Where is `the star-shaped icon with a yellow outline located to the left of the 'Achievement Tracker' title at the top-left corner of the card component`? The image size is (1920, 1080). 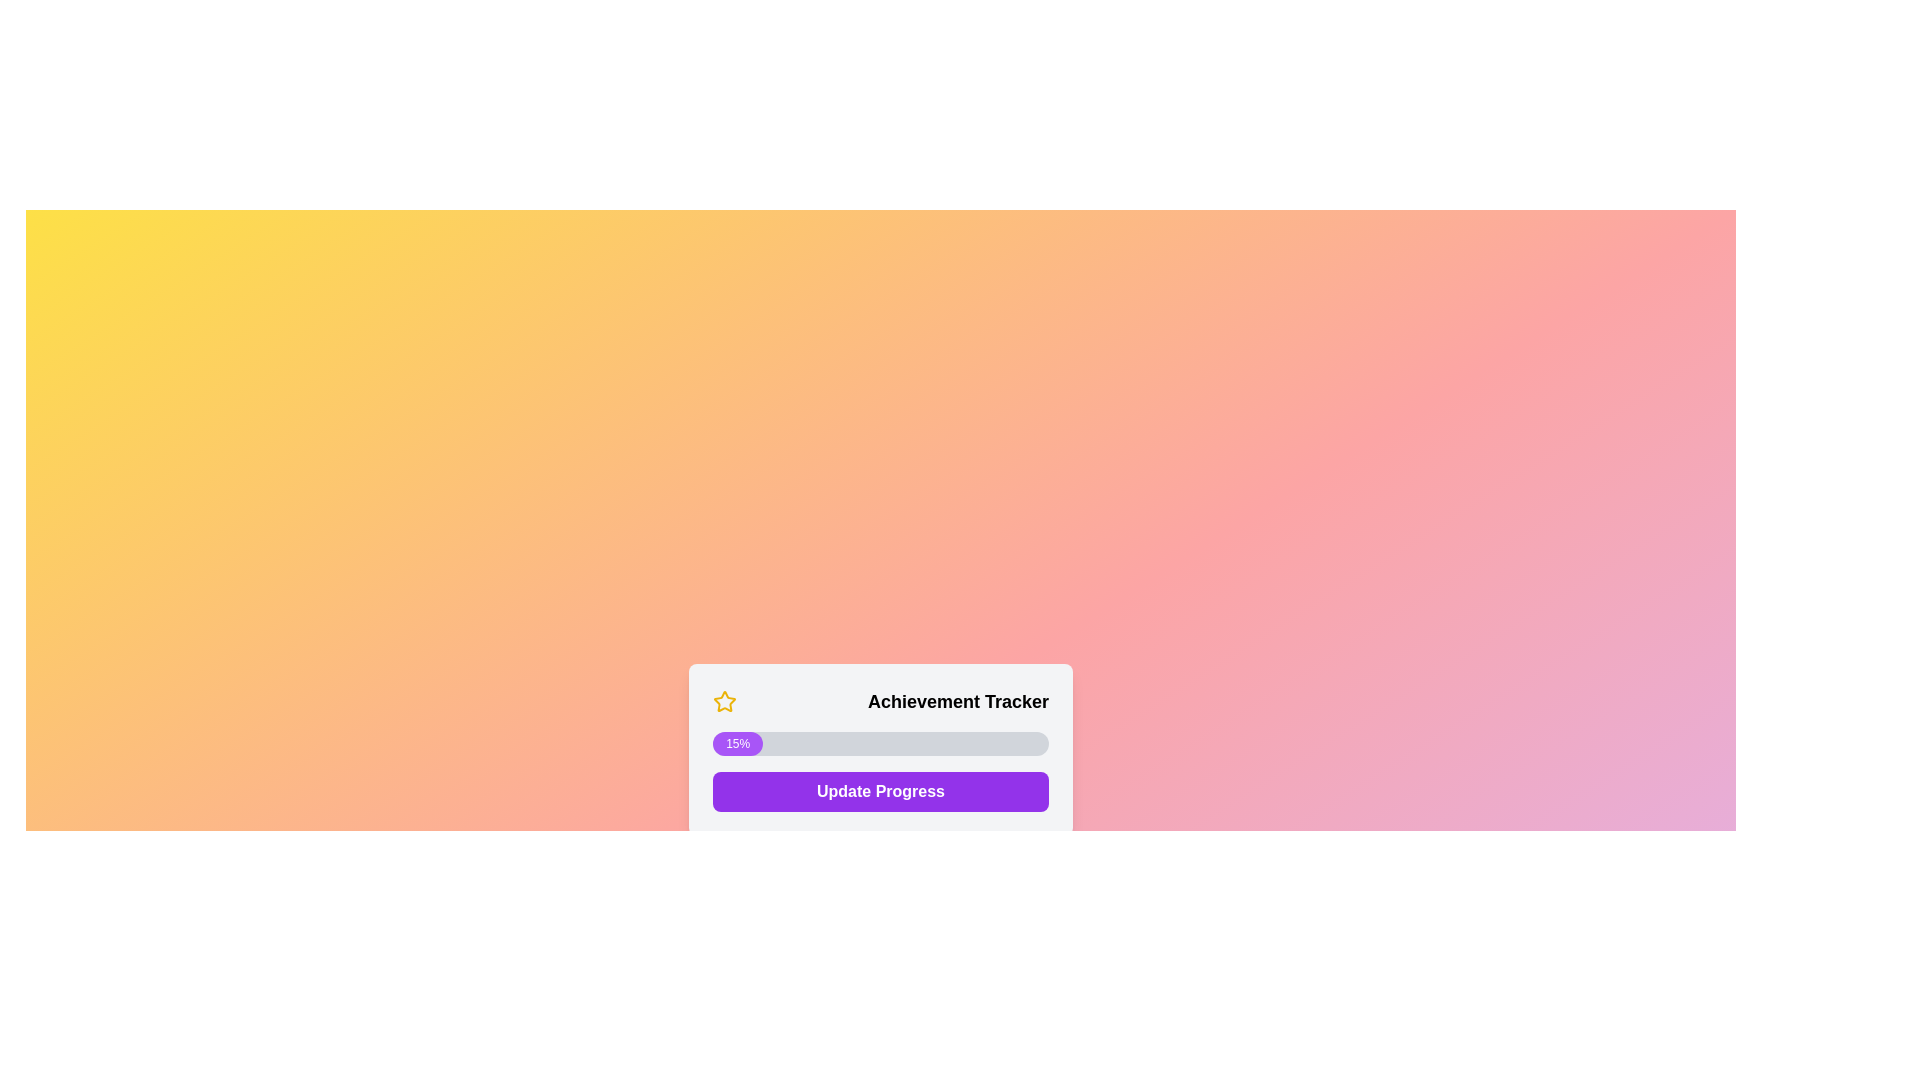 the star-shaped icon with a yellow outline located to the left of the 'Achievement Tracker' title at the top-left corner of the card component is located at coordinates (723, 700).